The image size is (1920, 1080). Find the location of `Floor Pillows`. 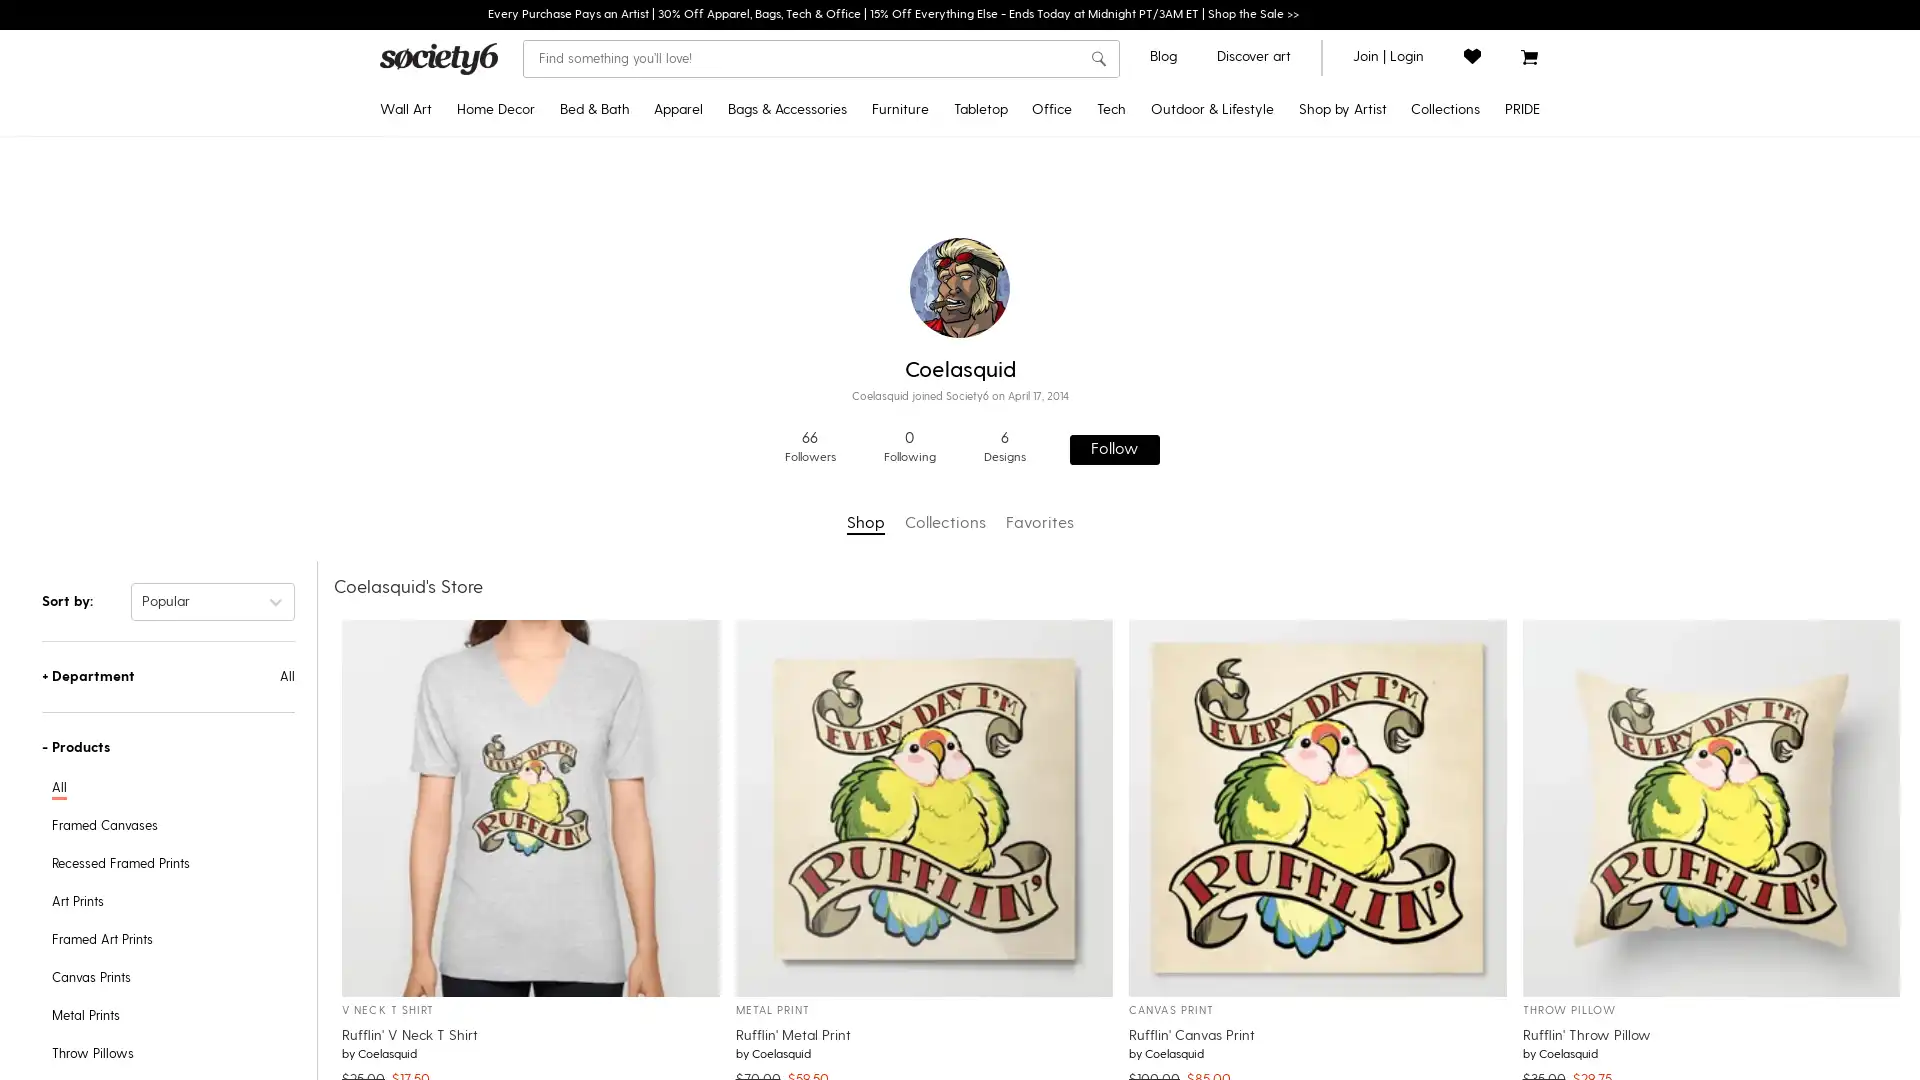

Floor Pillows is located at coordinates (533, 256).